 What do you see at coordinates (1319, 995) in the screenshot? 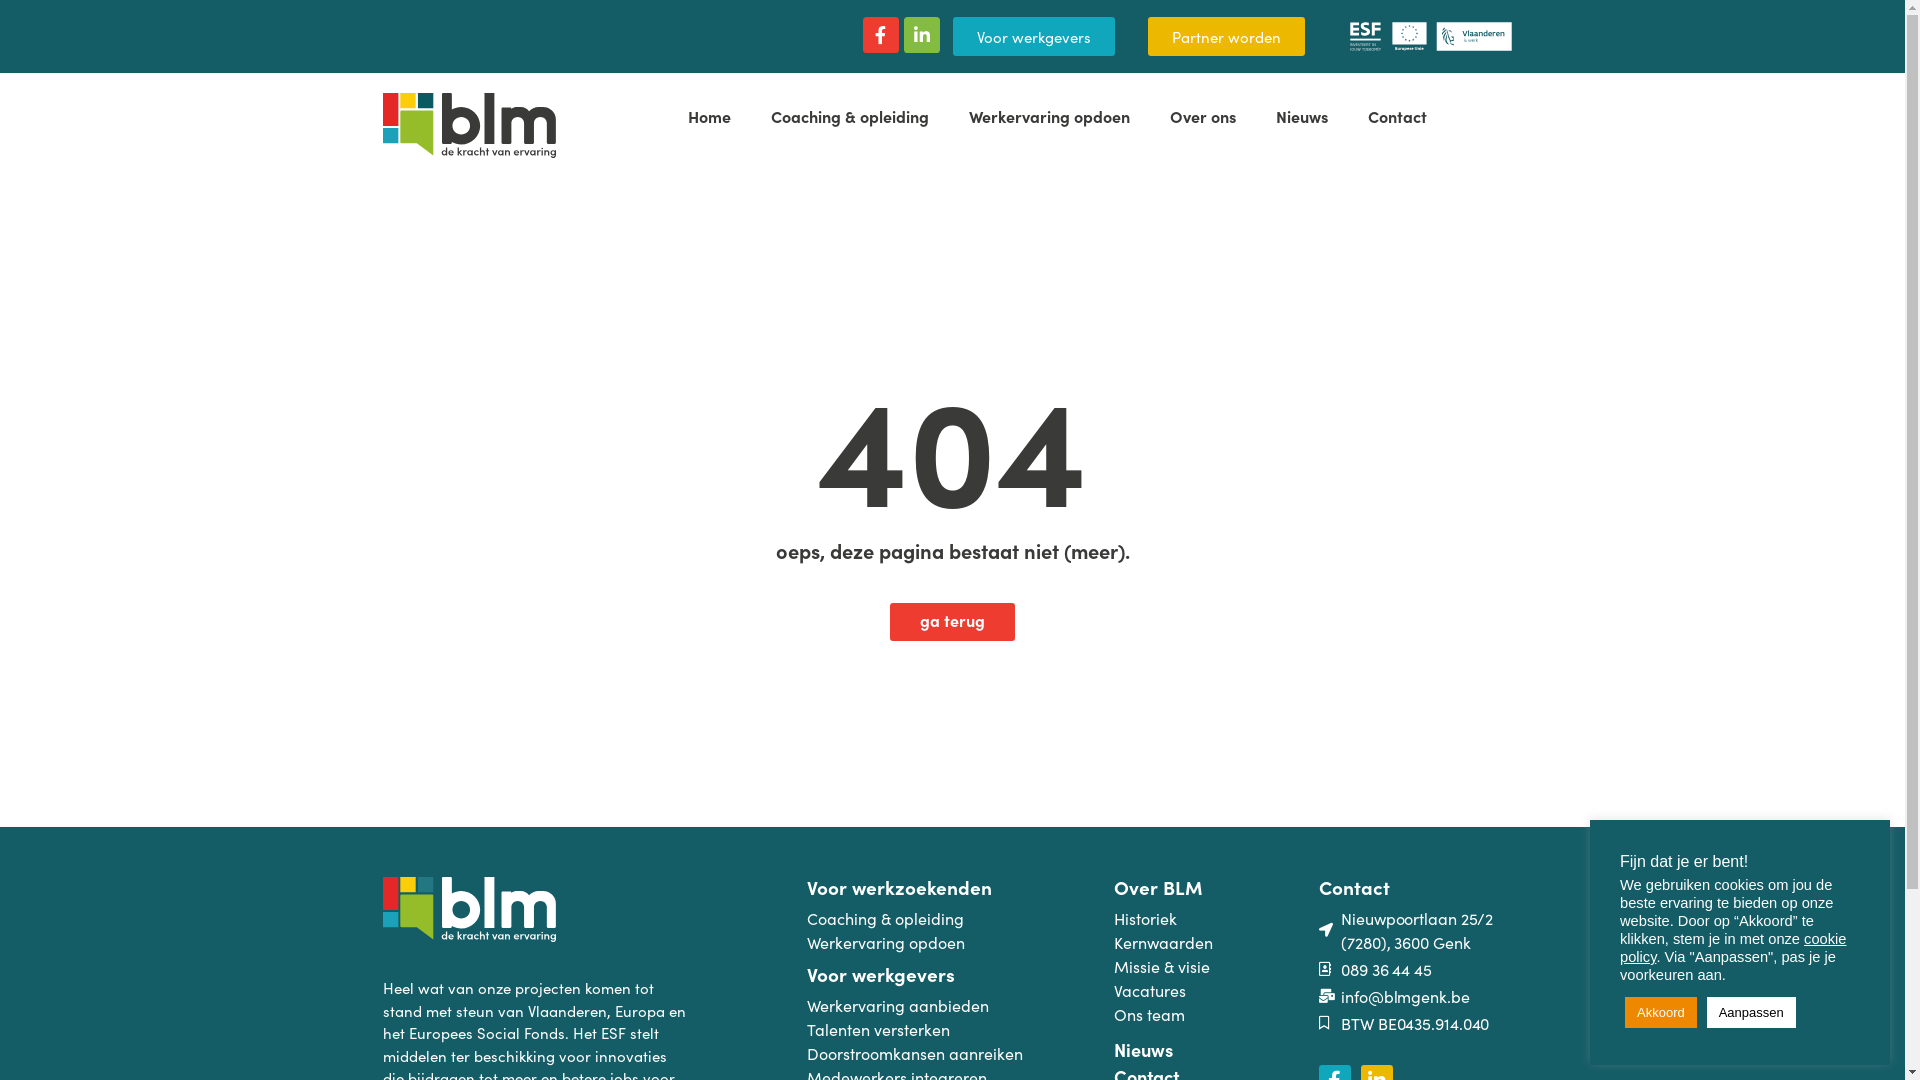
I see `'info@blmgenk.be'` at bounding box center [1319, 995].